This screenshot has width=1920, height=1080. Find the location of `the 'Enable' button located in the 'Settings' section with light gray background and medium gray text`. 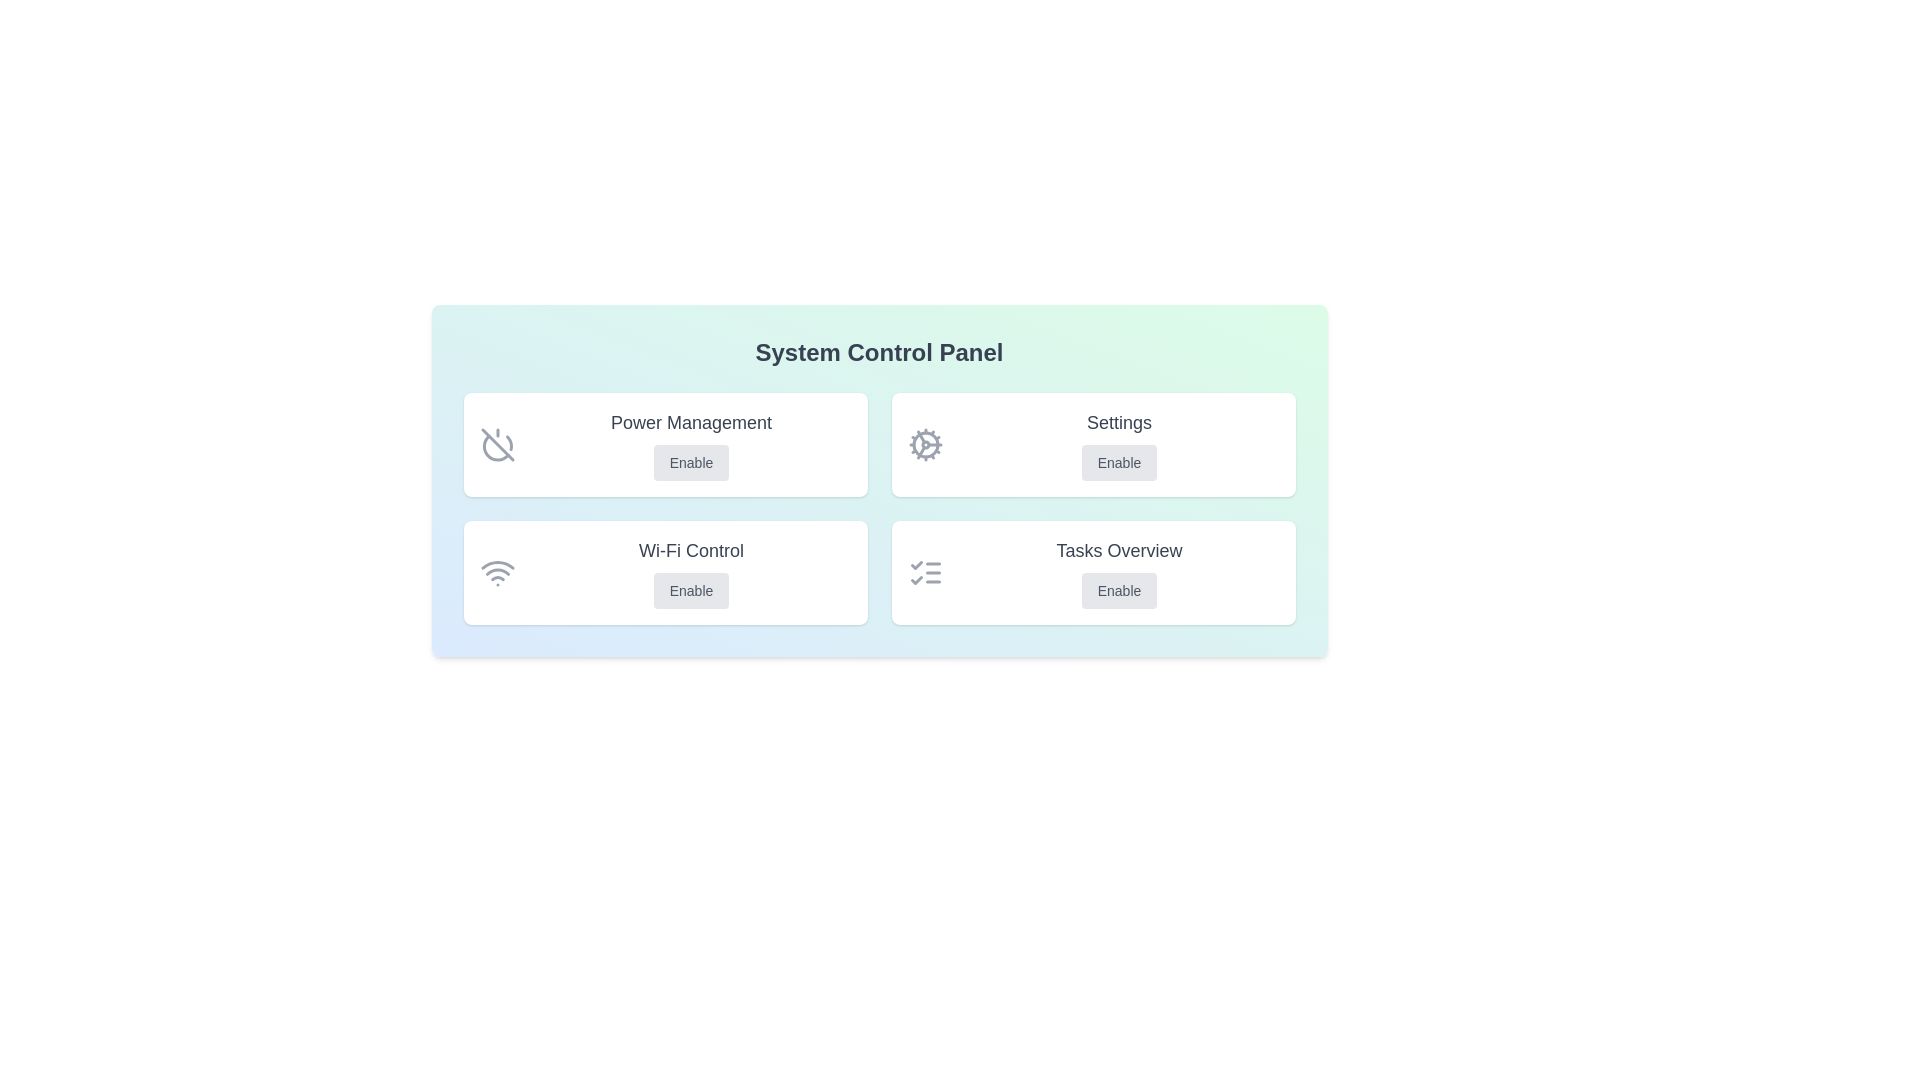

the 'Enable' button located in the 'Settings' section with light gray background and medium gray text is located at coordinates (1118, 462).